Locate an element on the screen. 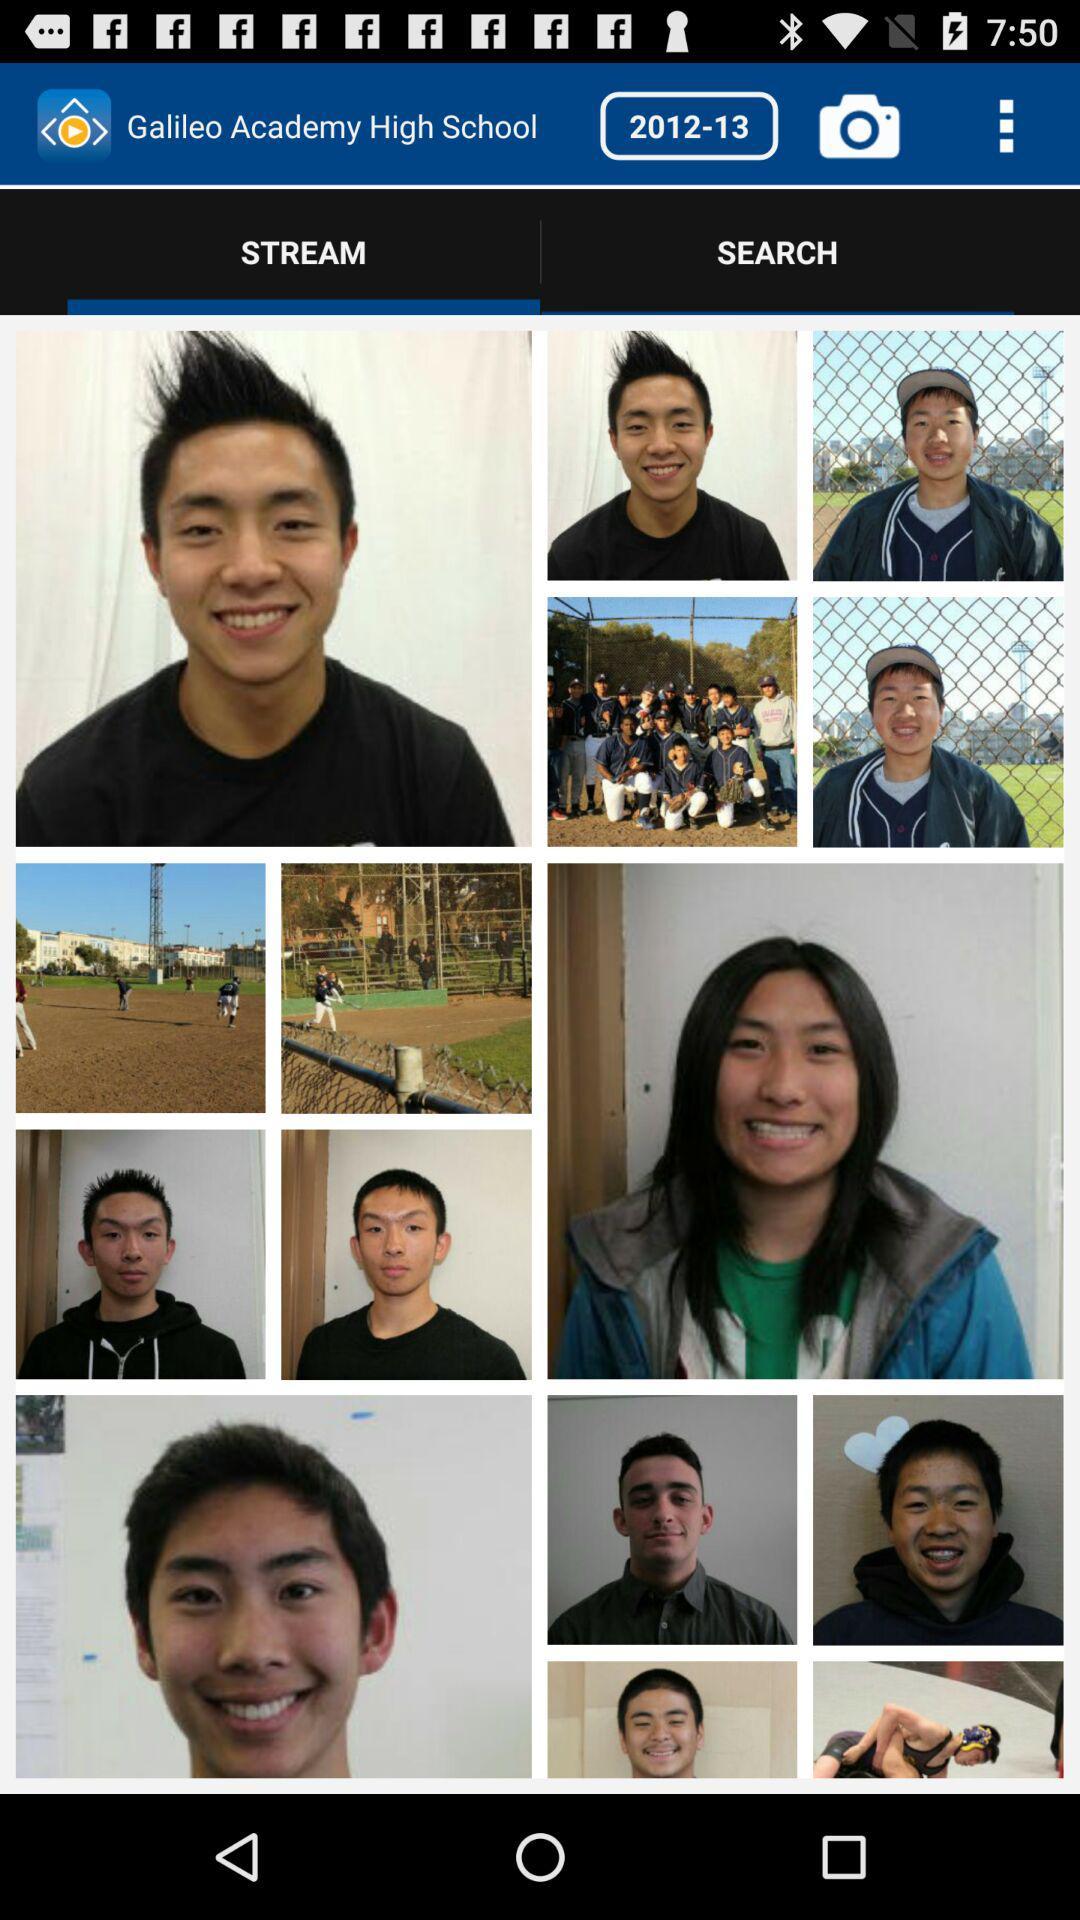  photos page is located at coordinates (672, 989).